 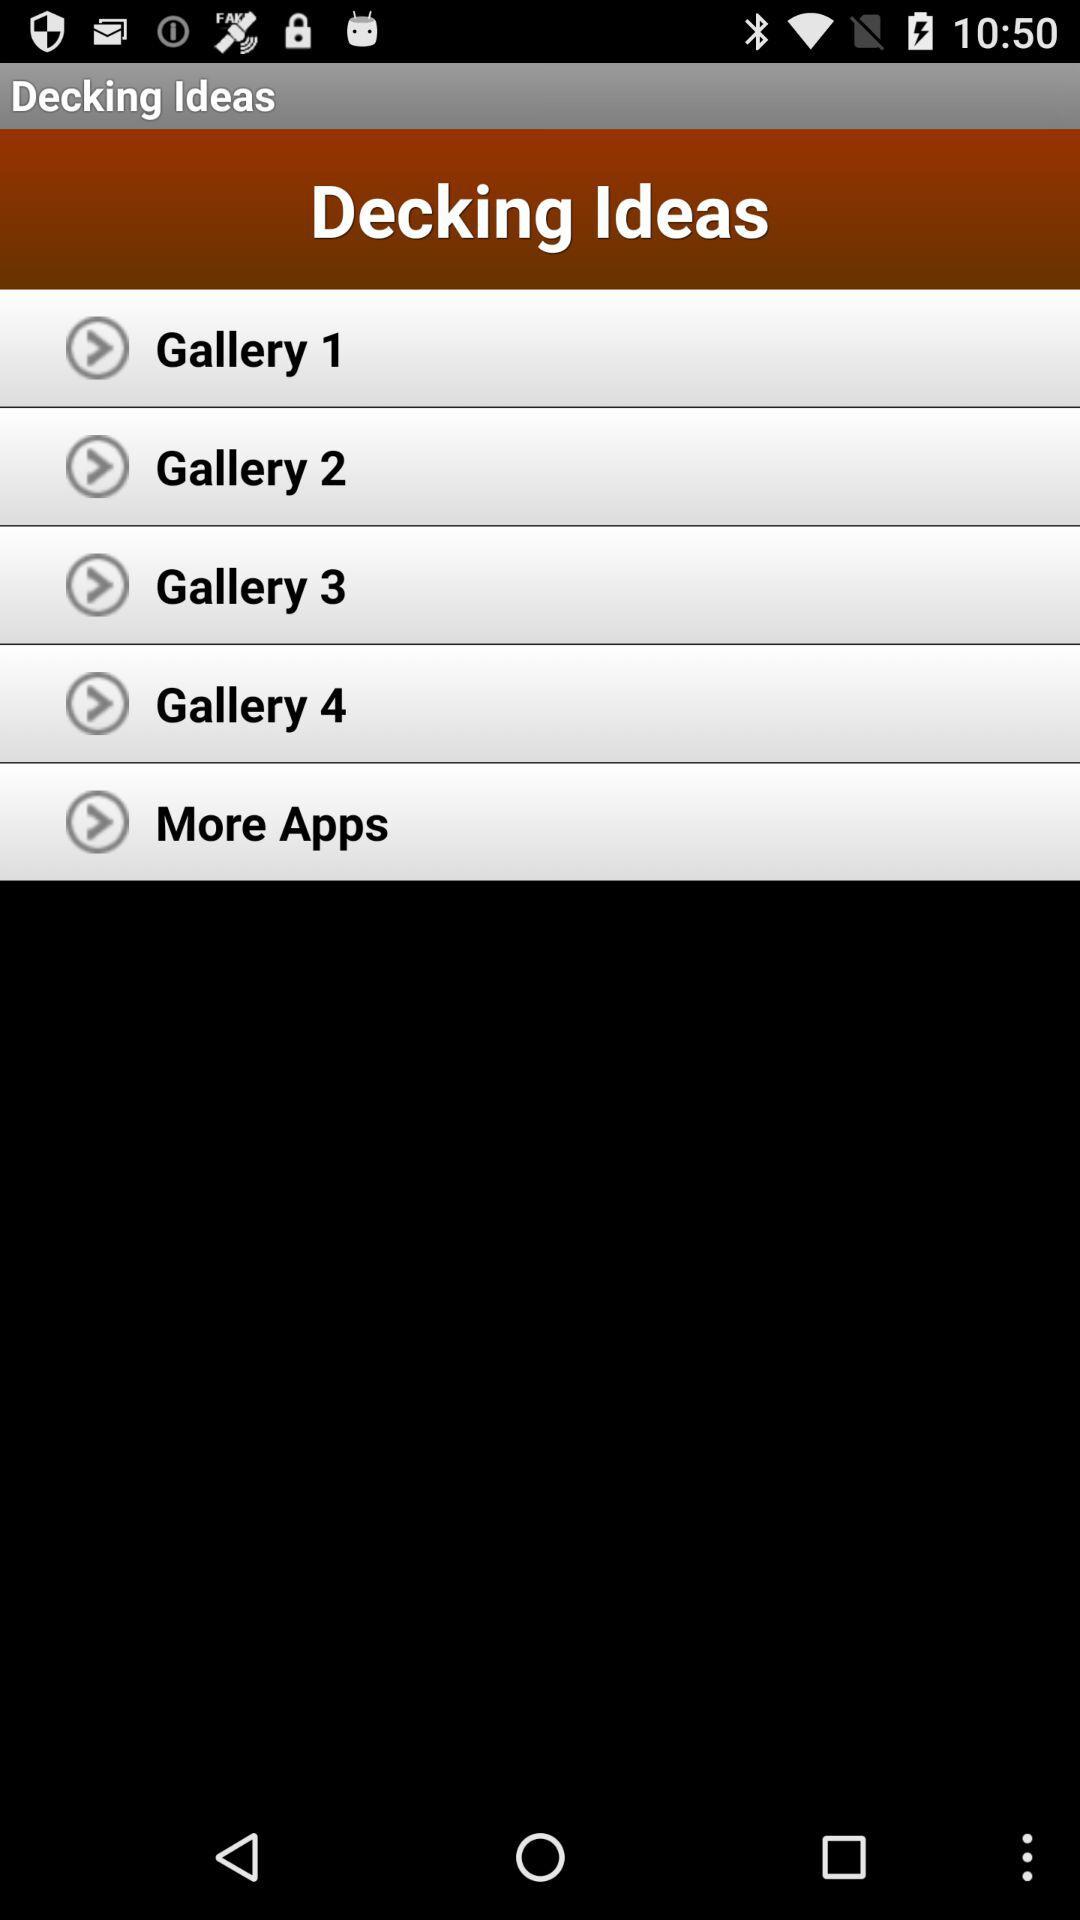 What do you see at coordinates (272, 821) in the screenshot?
I see `the app below the gallery 4 icon` at bounding box center [272, 821].